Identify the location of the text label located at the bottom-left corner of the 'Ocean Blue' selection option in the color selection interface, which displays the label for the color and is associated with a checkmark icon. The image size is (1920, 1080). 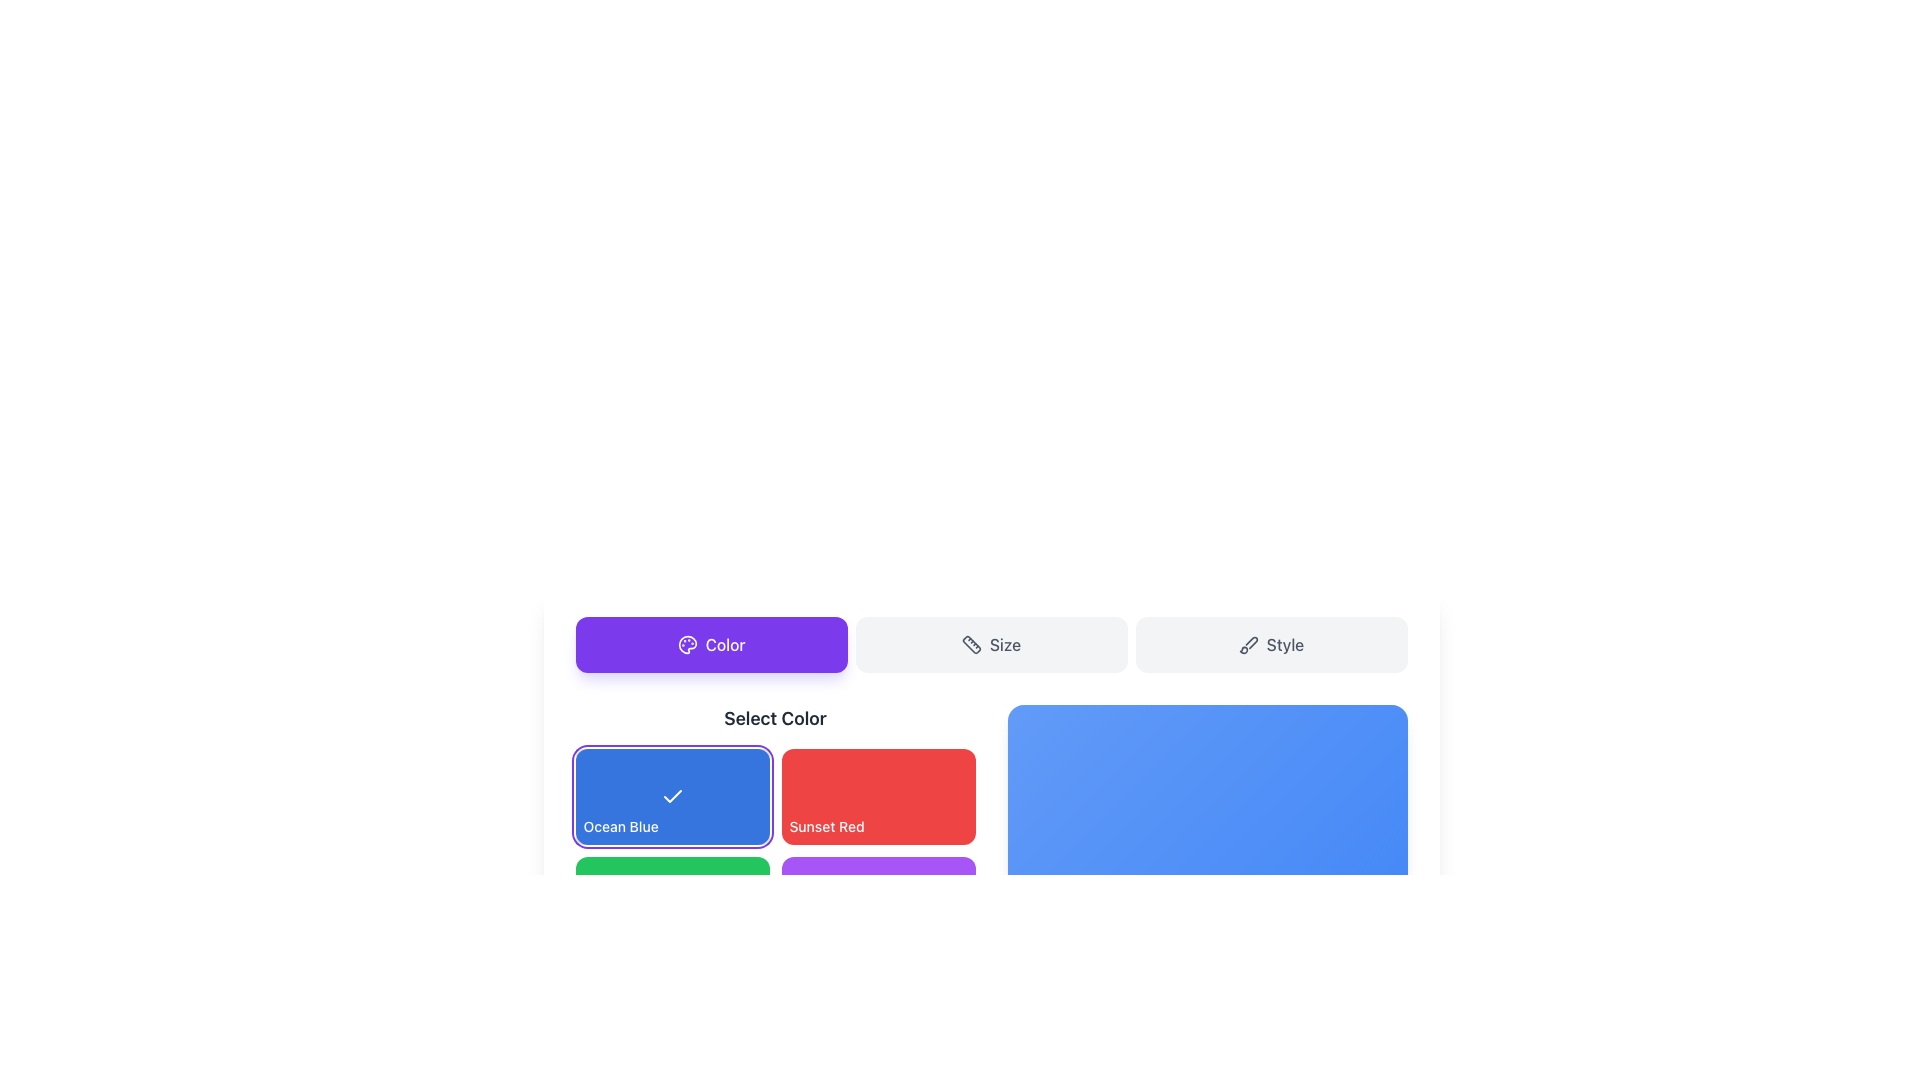
(620, 826).